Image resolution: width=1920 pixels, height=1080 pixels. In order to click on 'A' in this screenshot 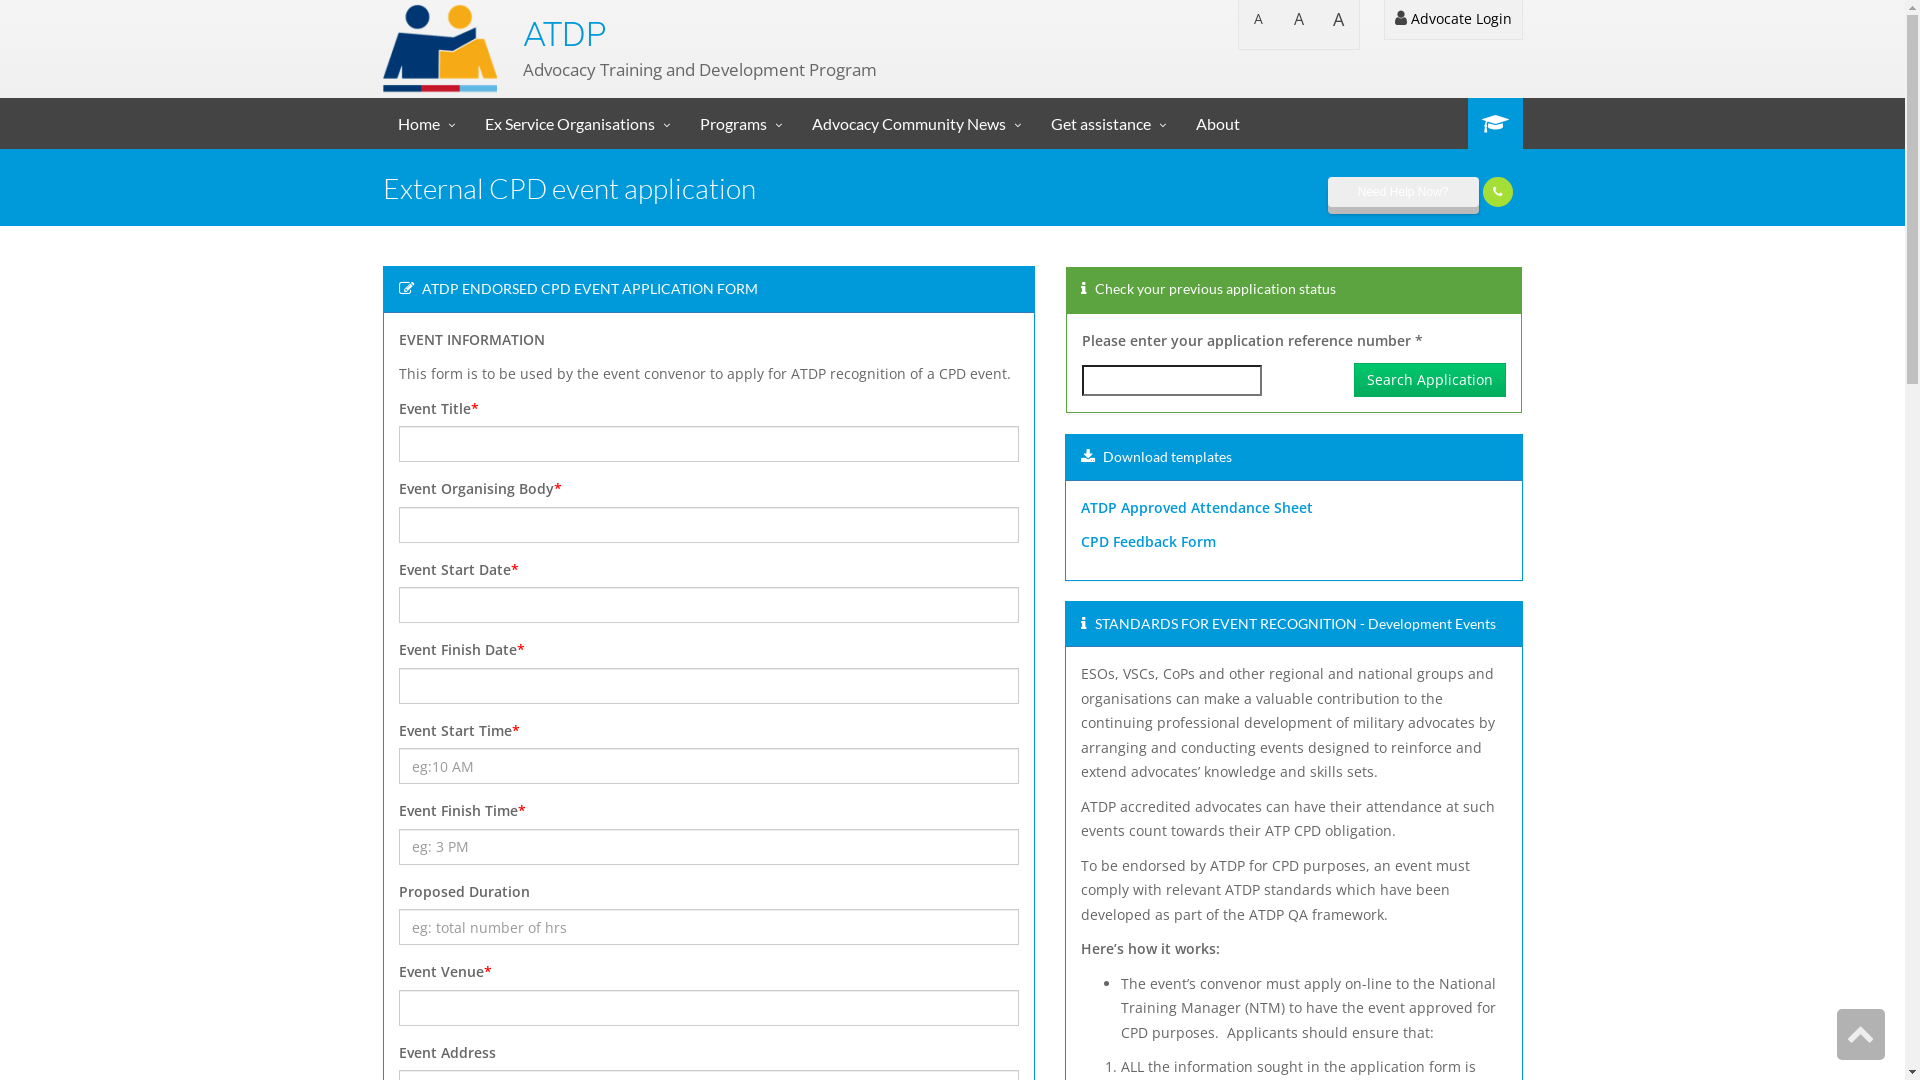, I will do `click(1297, 24)`.